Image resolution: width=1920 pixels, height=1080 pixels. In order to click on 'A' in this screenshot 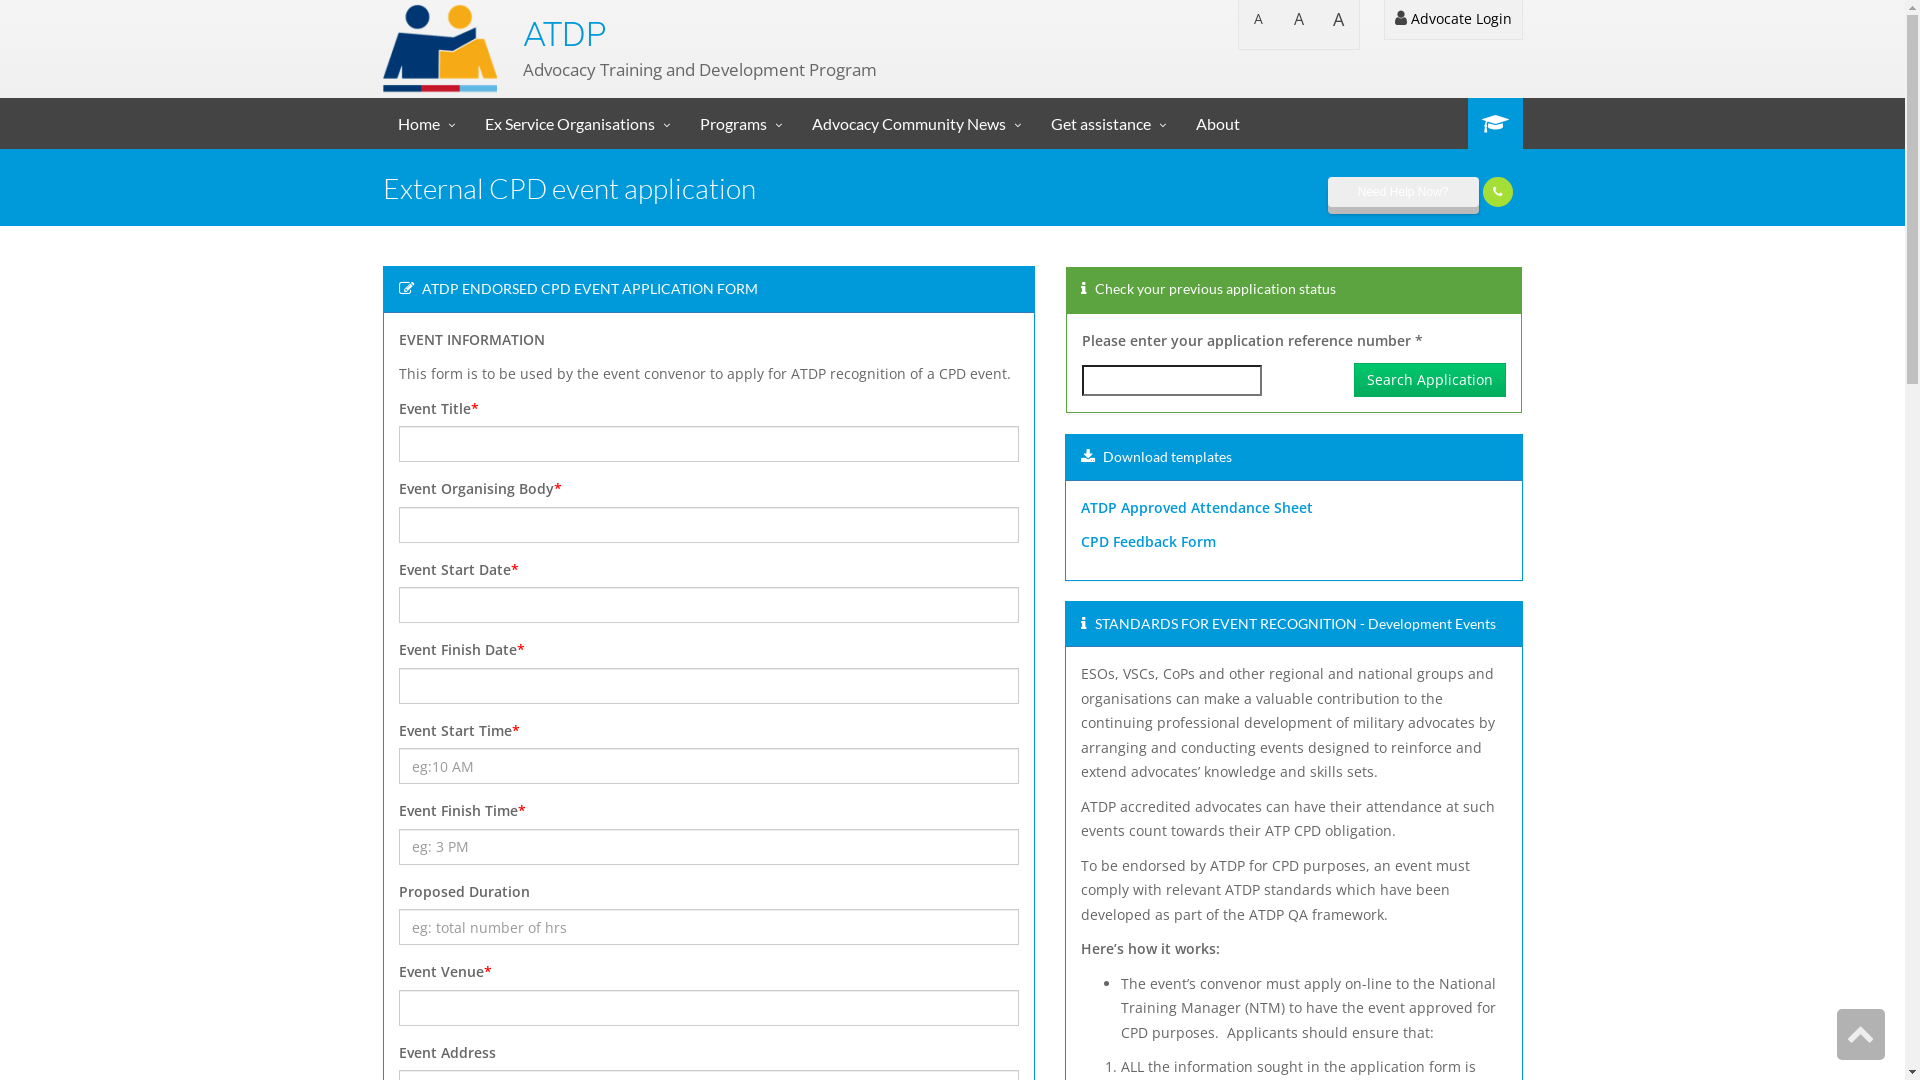, I will do `click(1297, 24)`.